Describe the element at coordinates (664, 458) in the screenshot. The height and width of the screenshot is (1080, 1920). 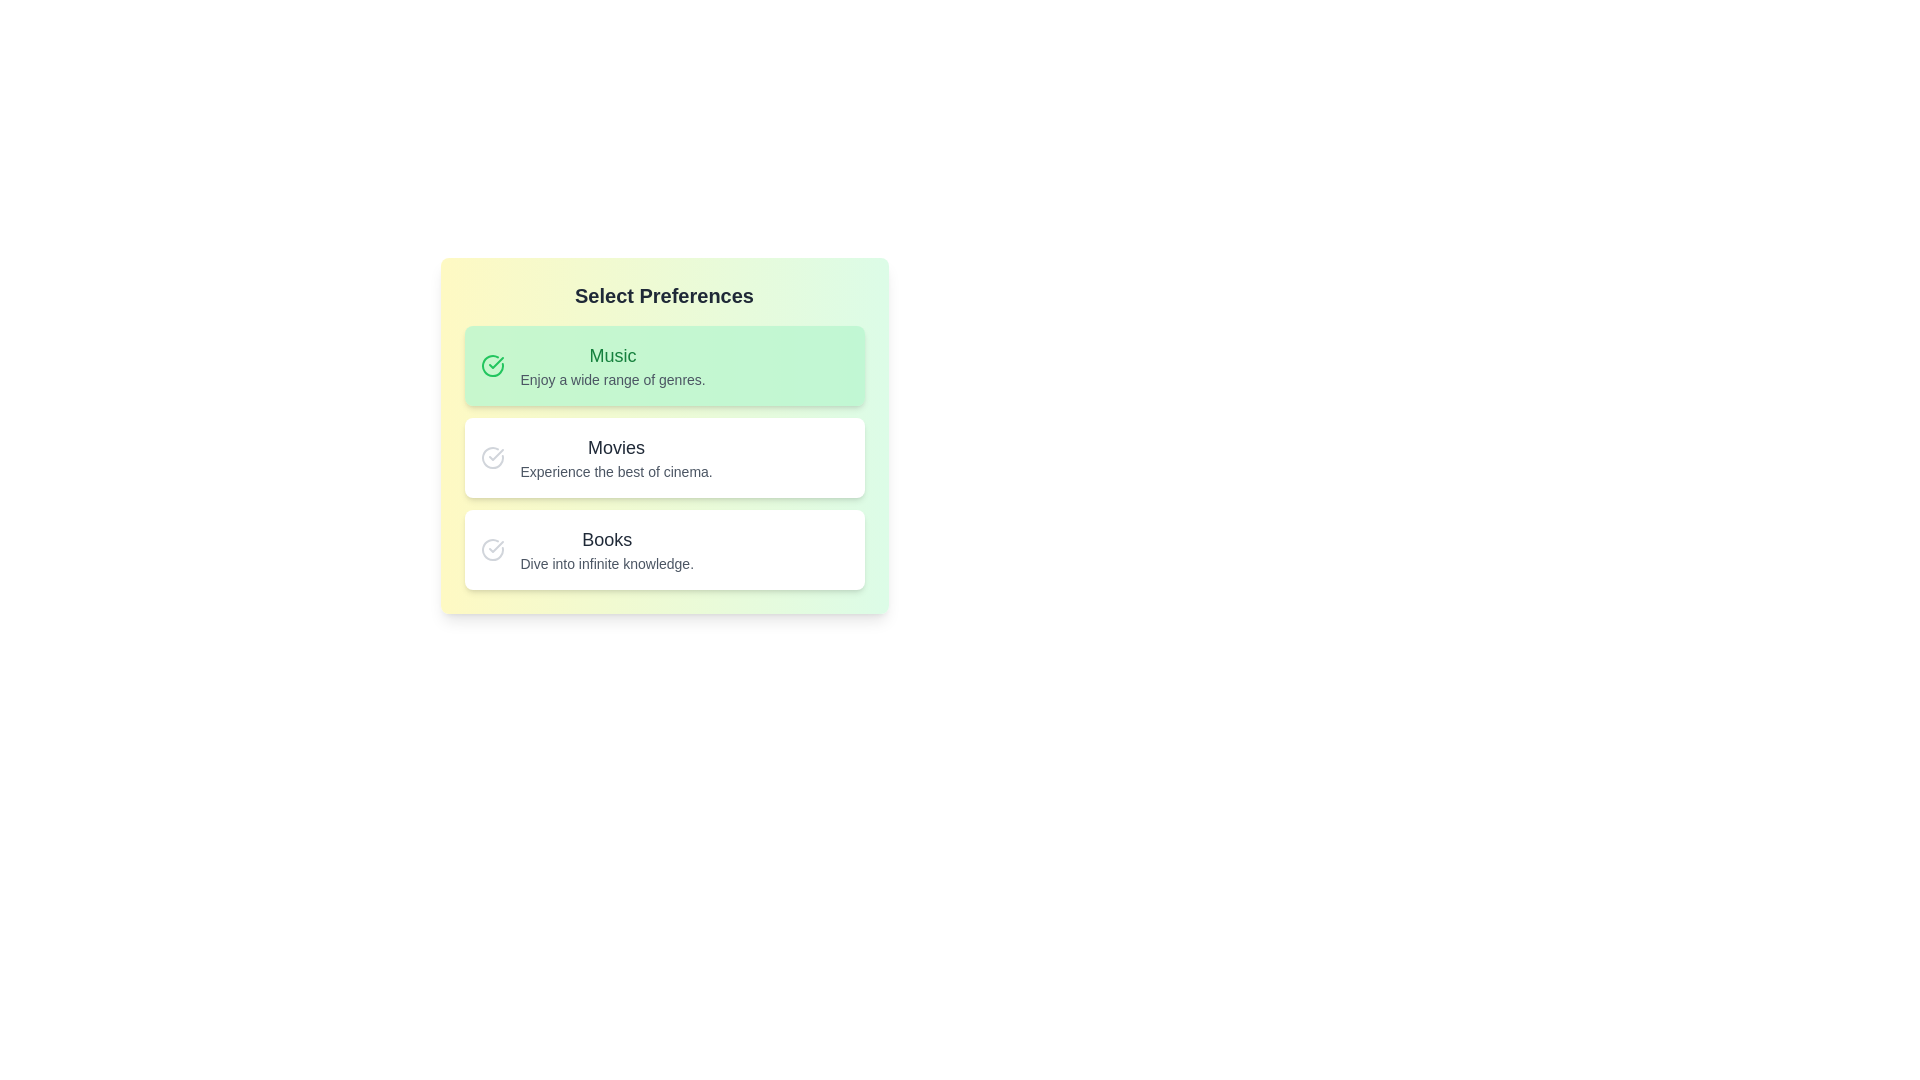
I see `the preference item Movies for inspection` at that location.